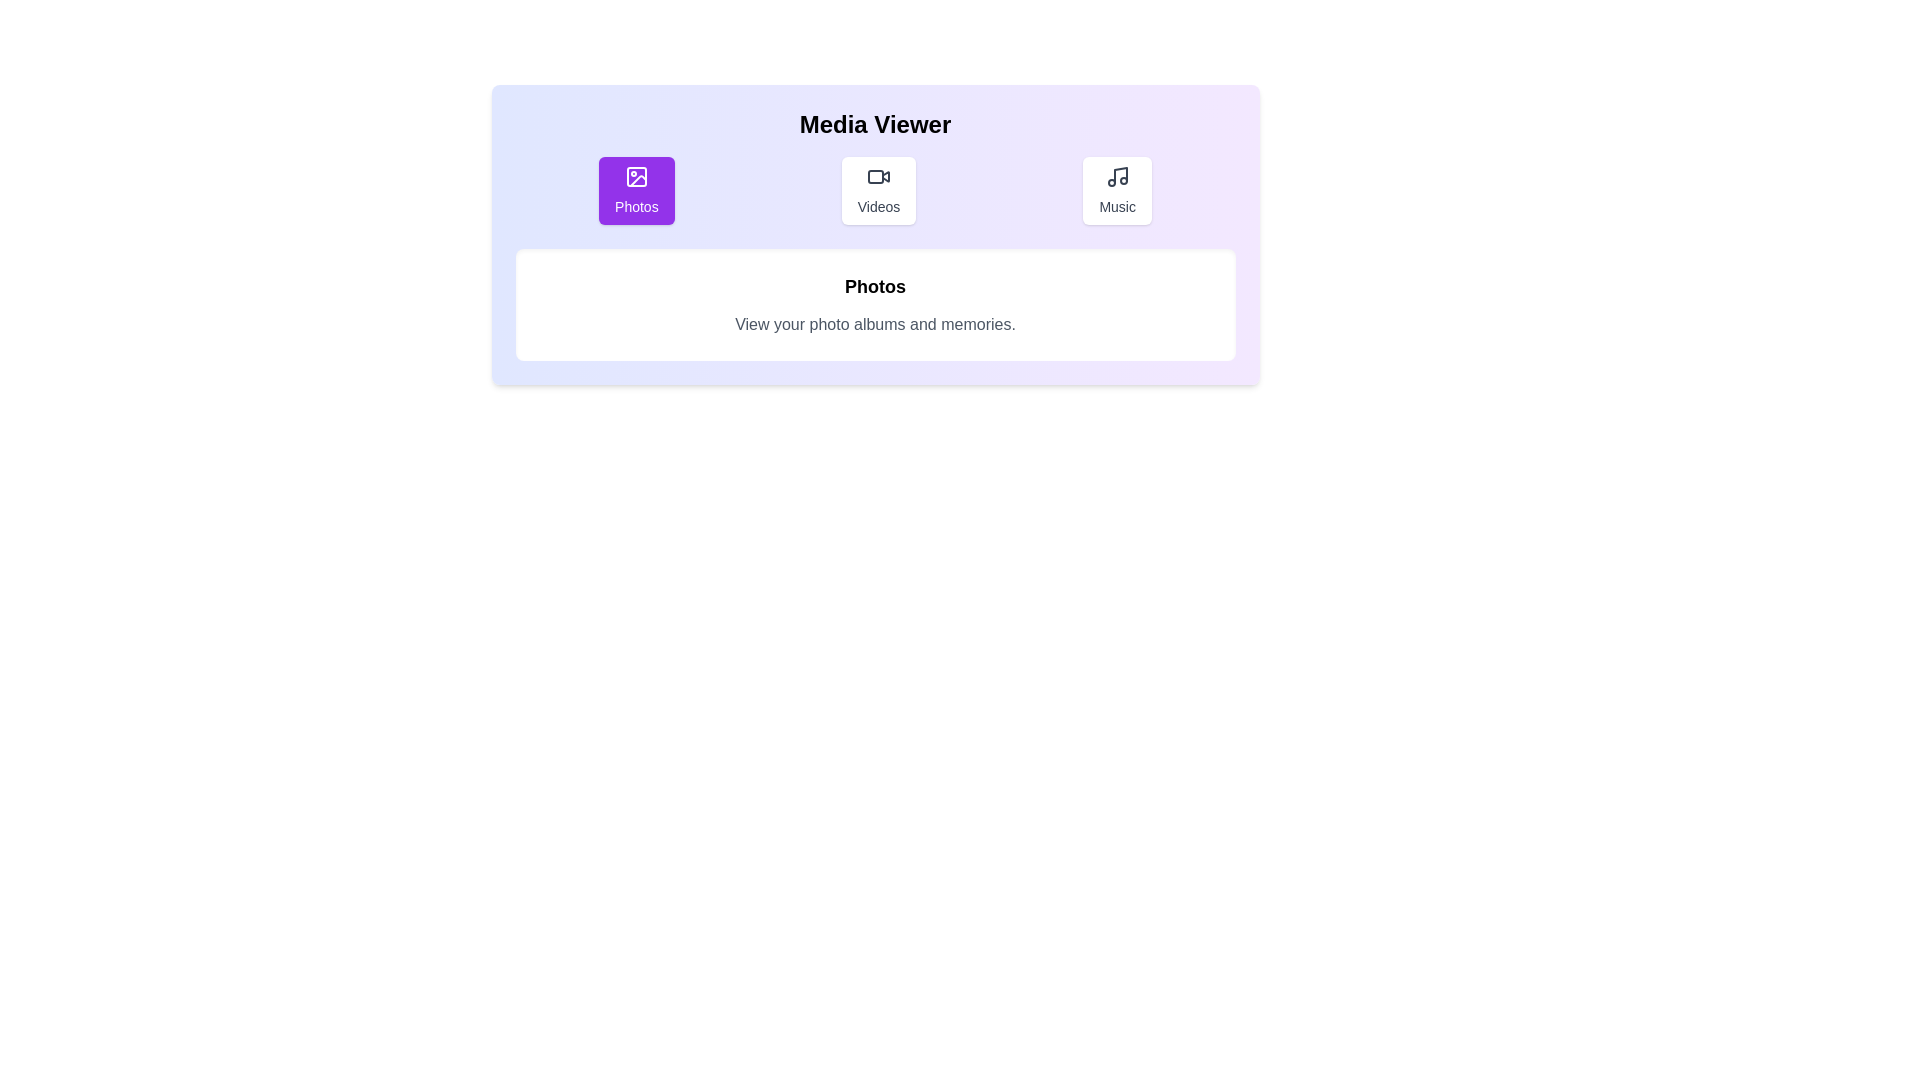 This screenshot has width=1920, height=1080. I want to click on the Photos tab to view its content, so click(634, 191).